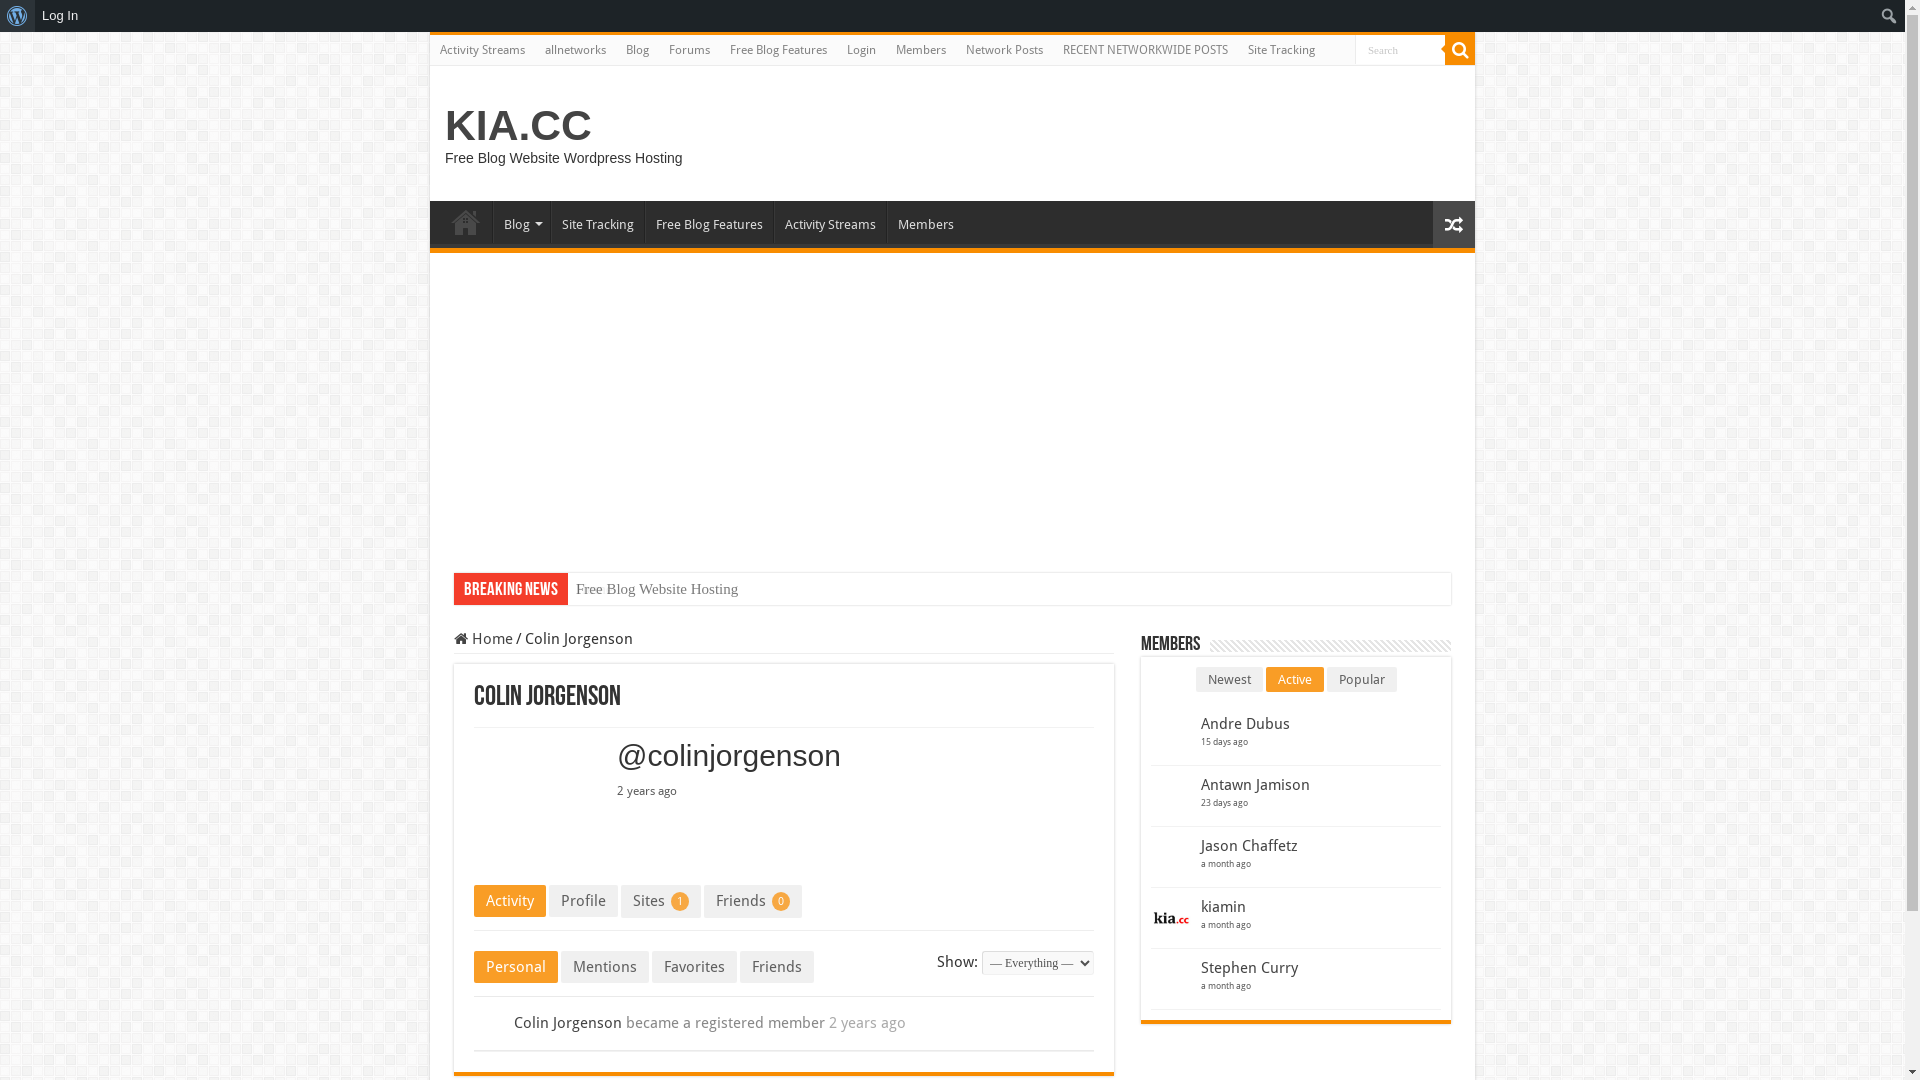  Describe the element at coordinates (752, 901) in the screenshot. I see `'Friends 0'` at that location.